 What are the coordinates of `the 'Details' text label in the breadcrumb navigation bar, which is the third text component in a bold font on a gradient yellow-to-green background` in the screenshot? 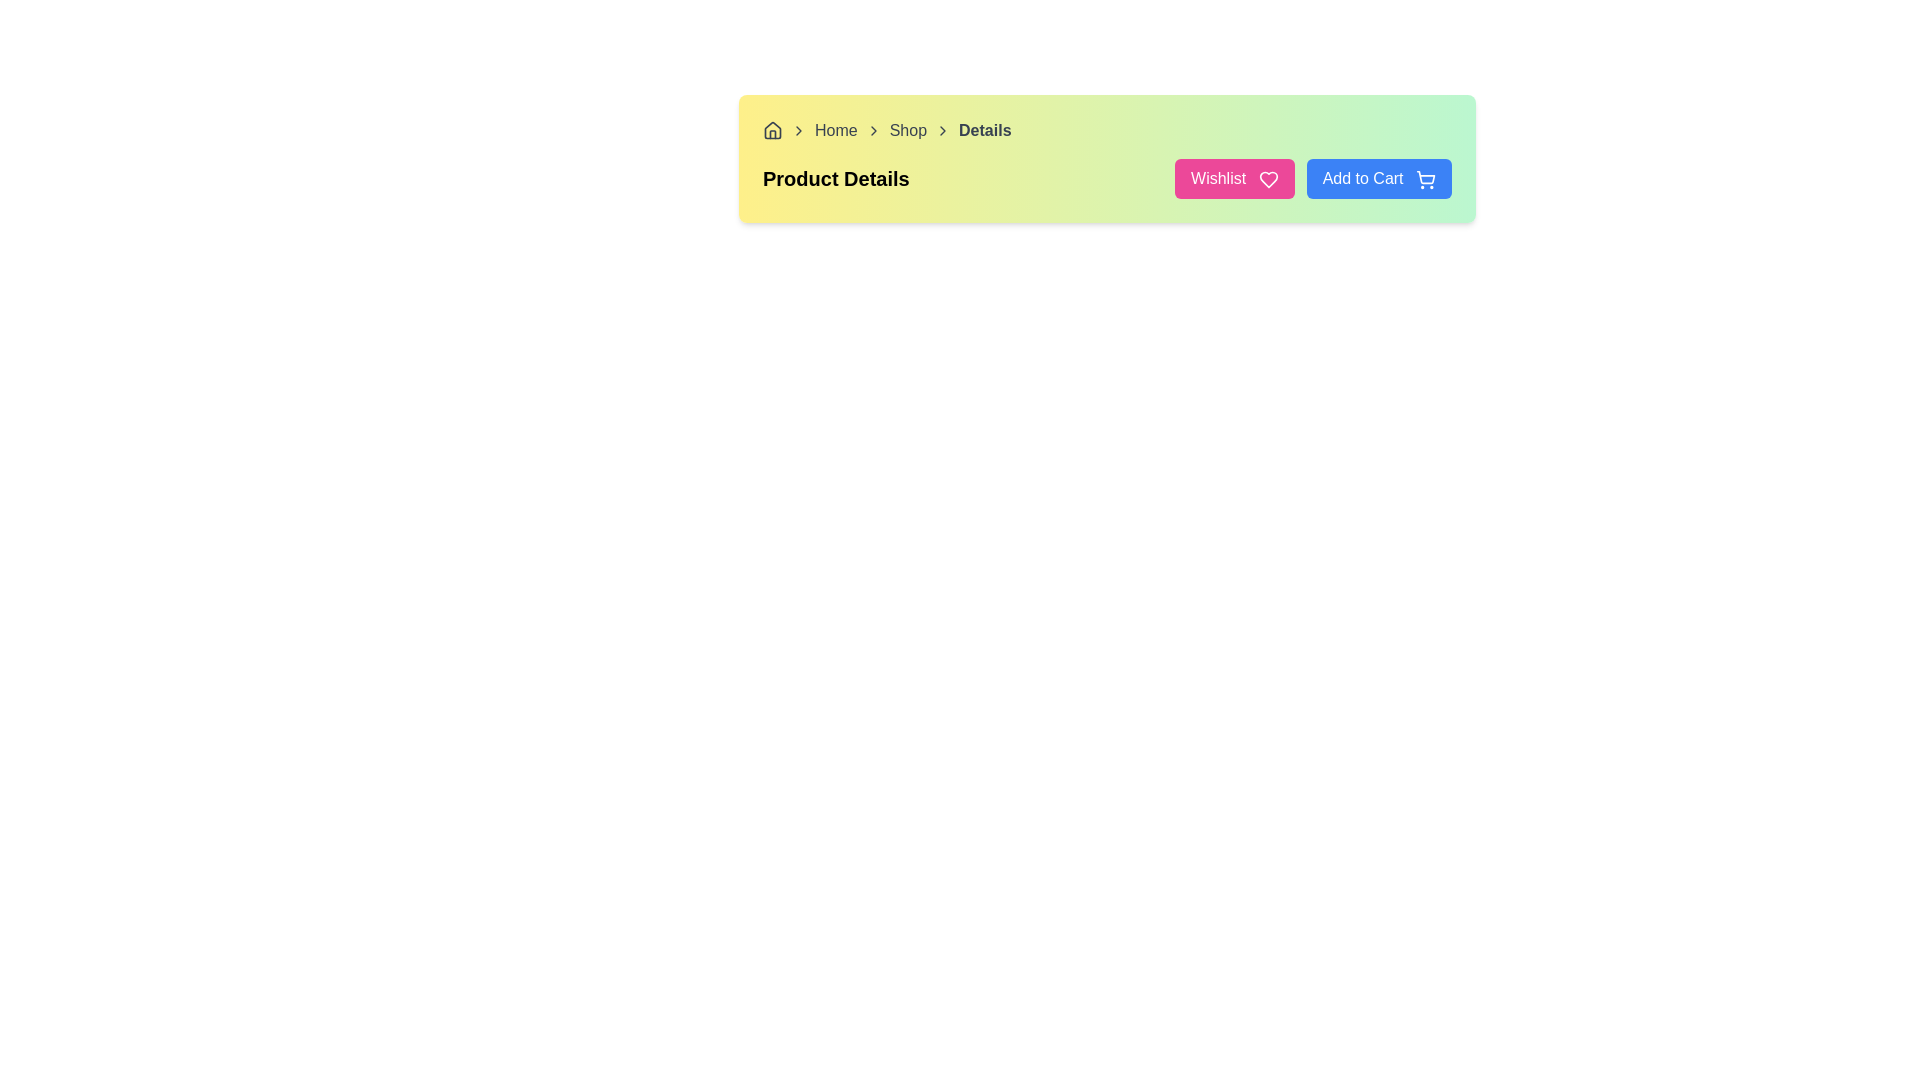 It's located at (985, 131).